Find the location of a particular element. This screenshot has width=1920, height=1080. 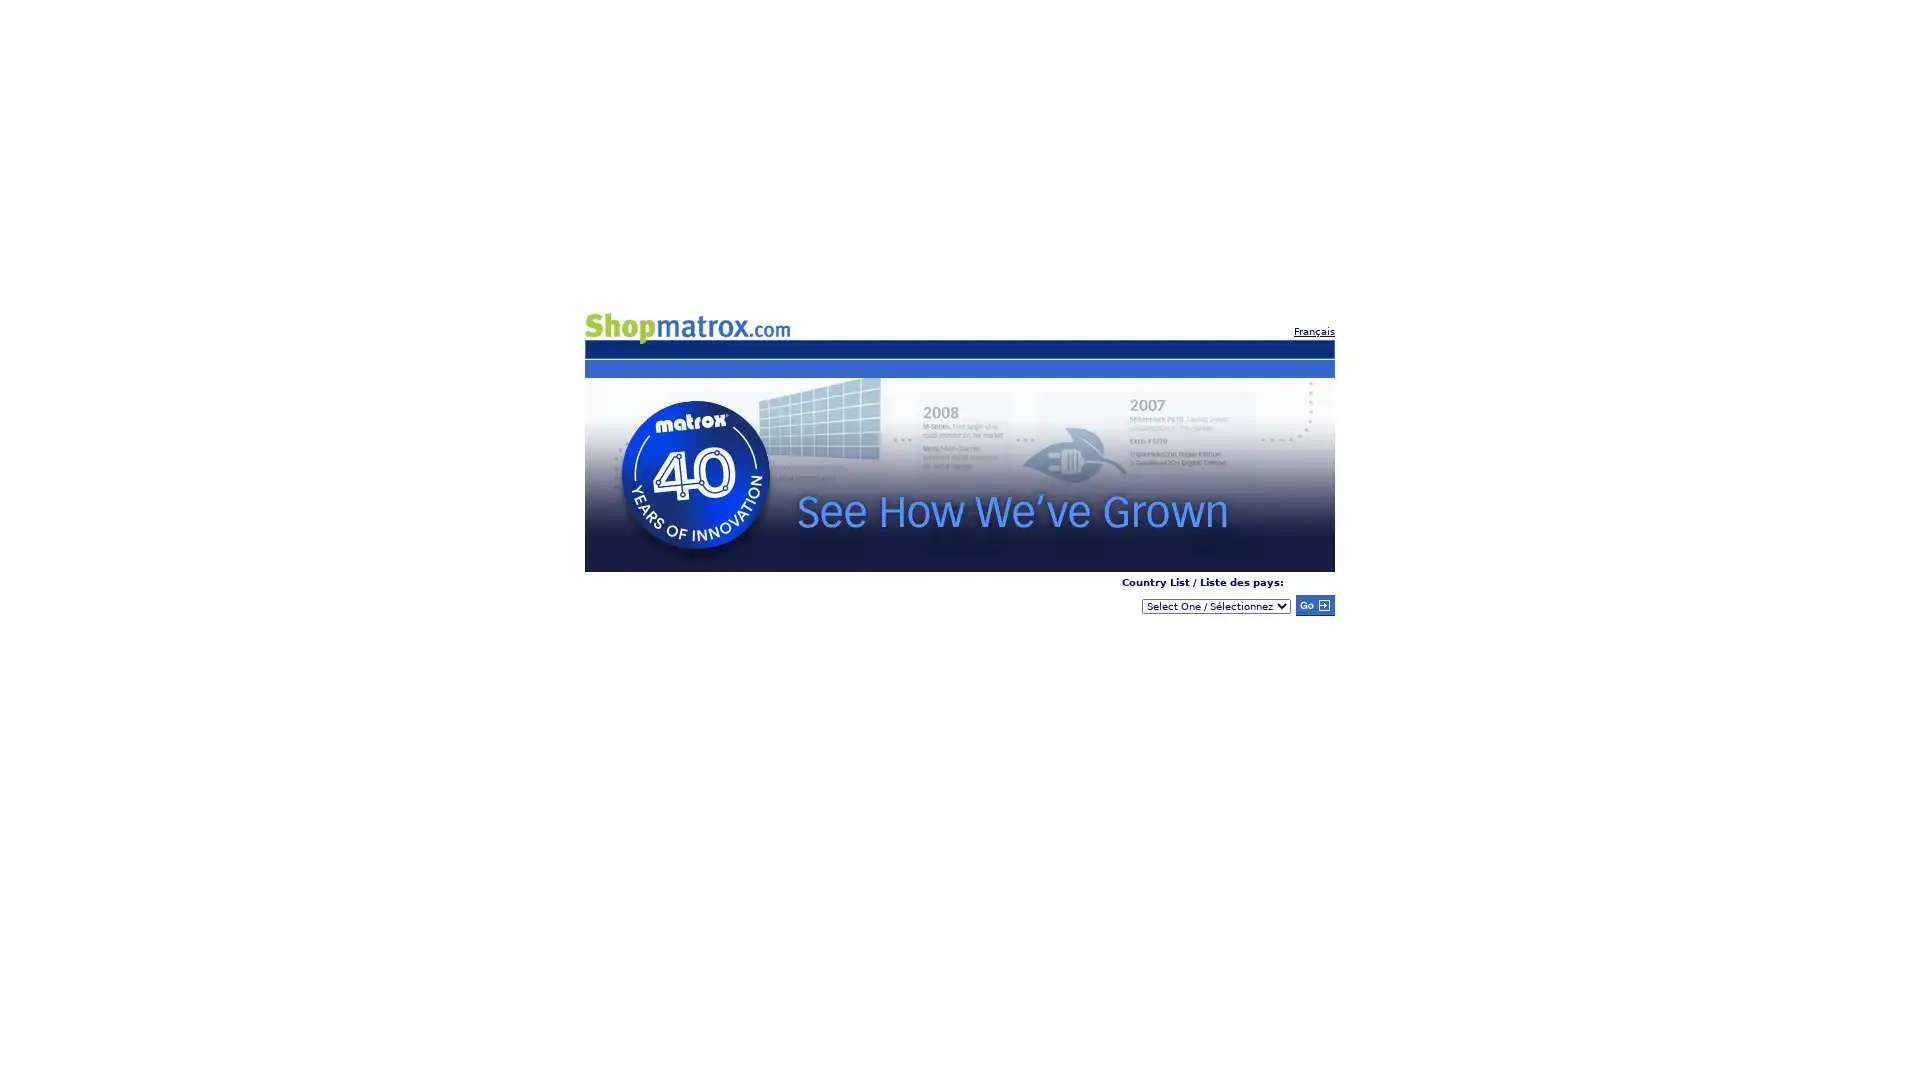

Submit is located at coordinates (1315, 604).